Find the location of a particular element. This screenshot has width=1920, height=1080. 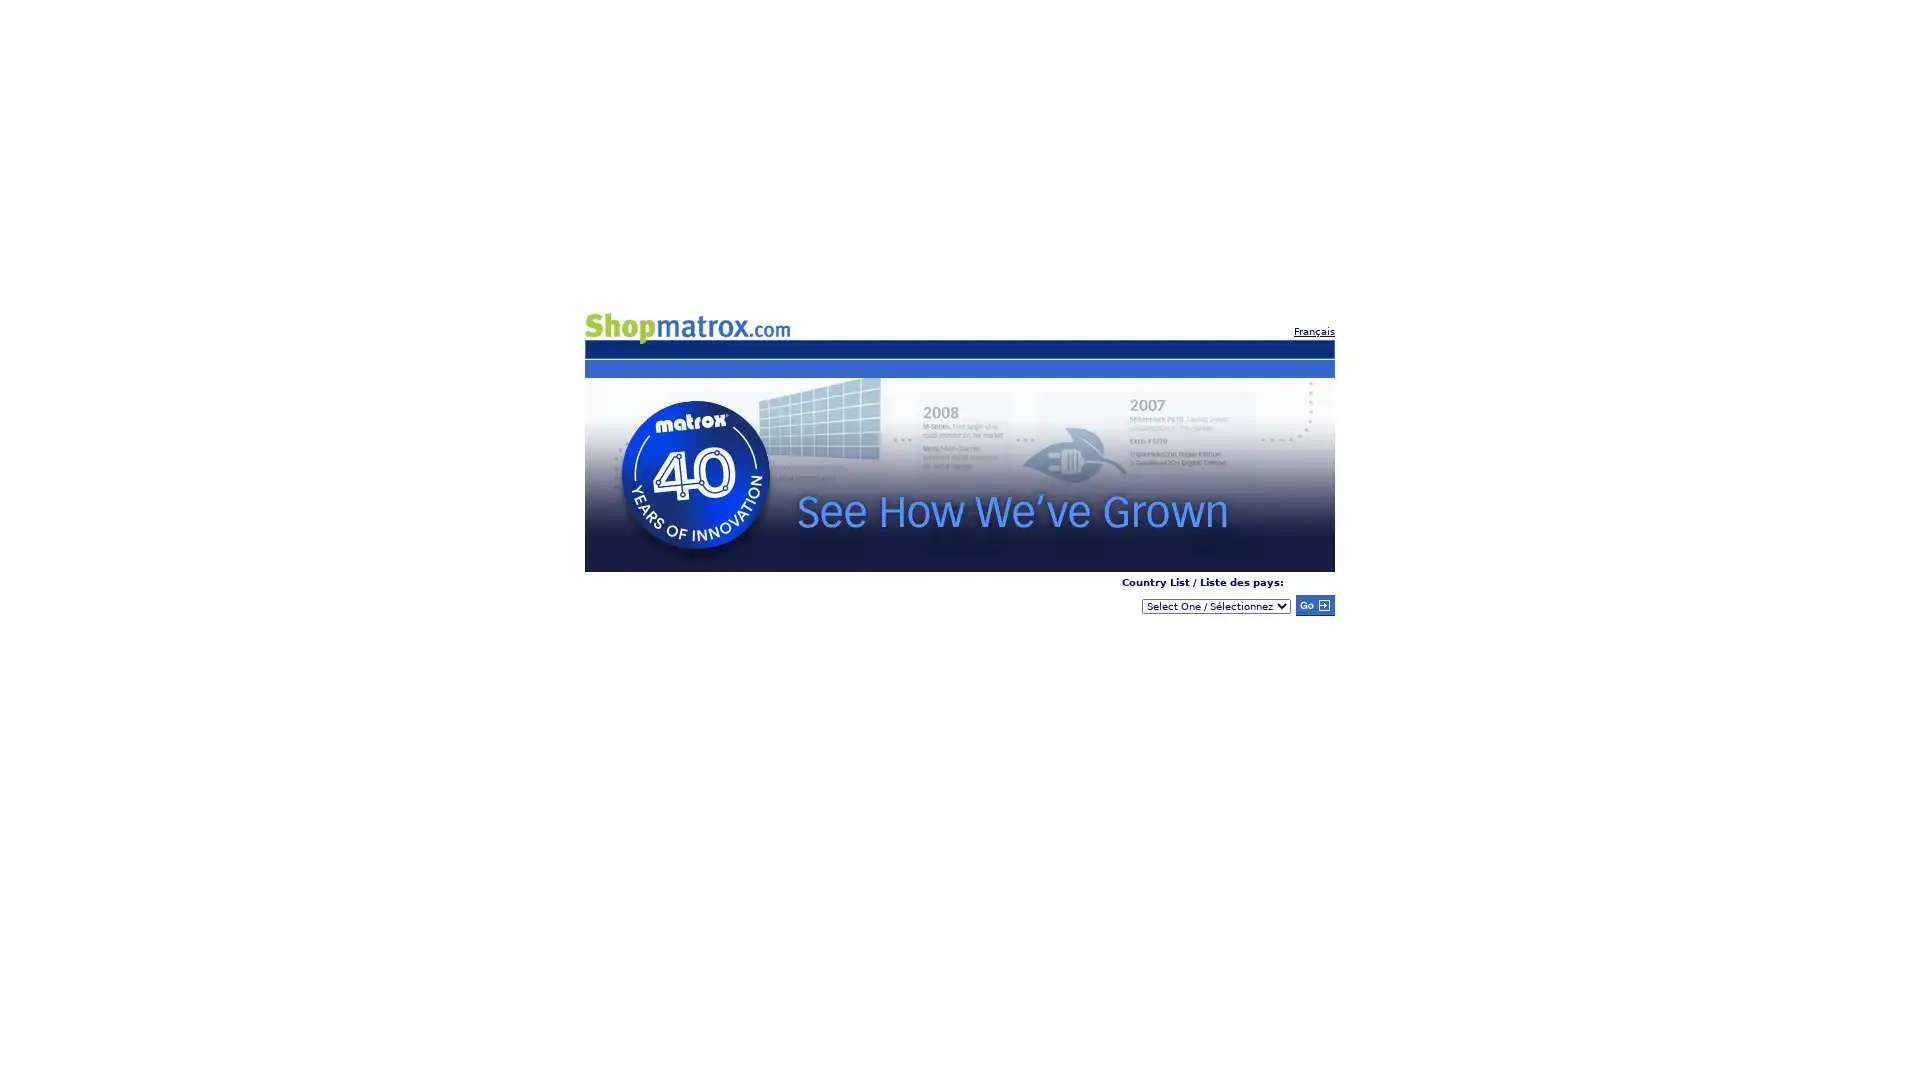

Submit is located at coordinates (1315, 604).